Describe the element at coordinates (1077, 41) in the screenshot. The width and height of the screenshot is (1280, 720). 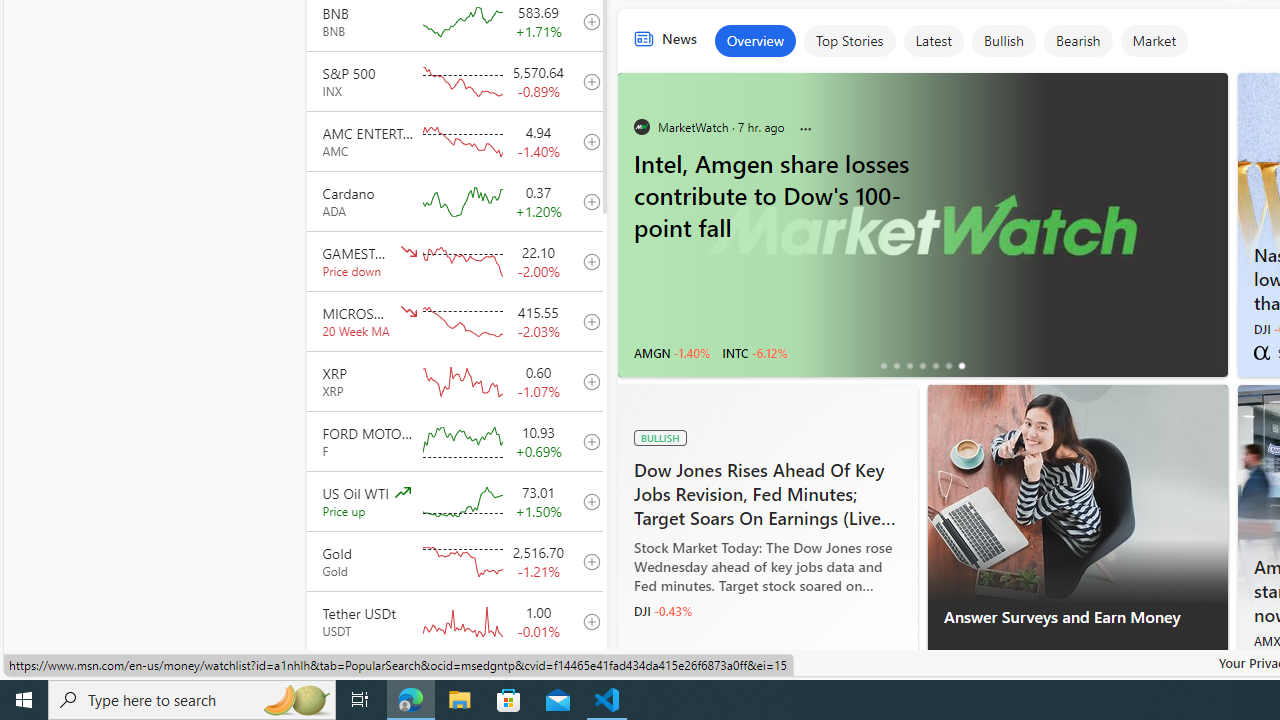
I see `'Bearish'` at that location.